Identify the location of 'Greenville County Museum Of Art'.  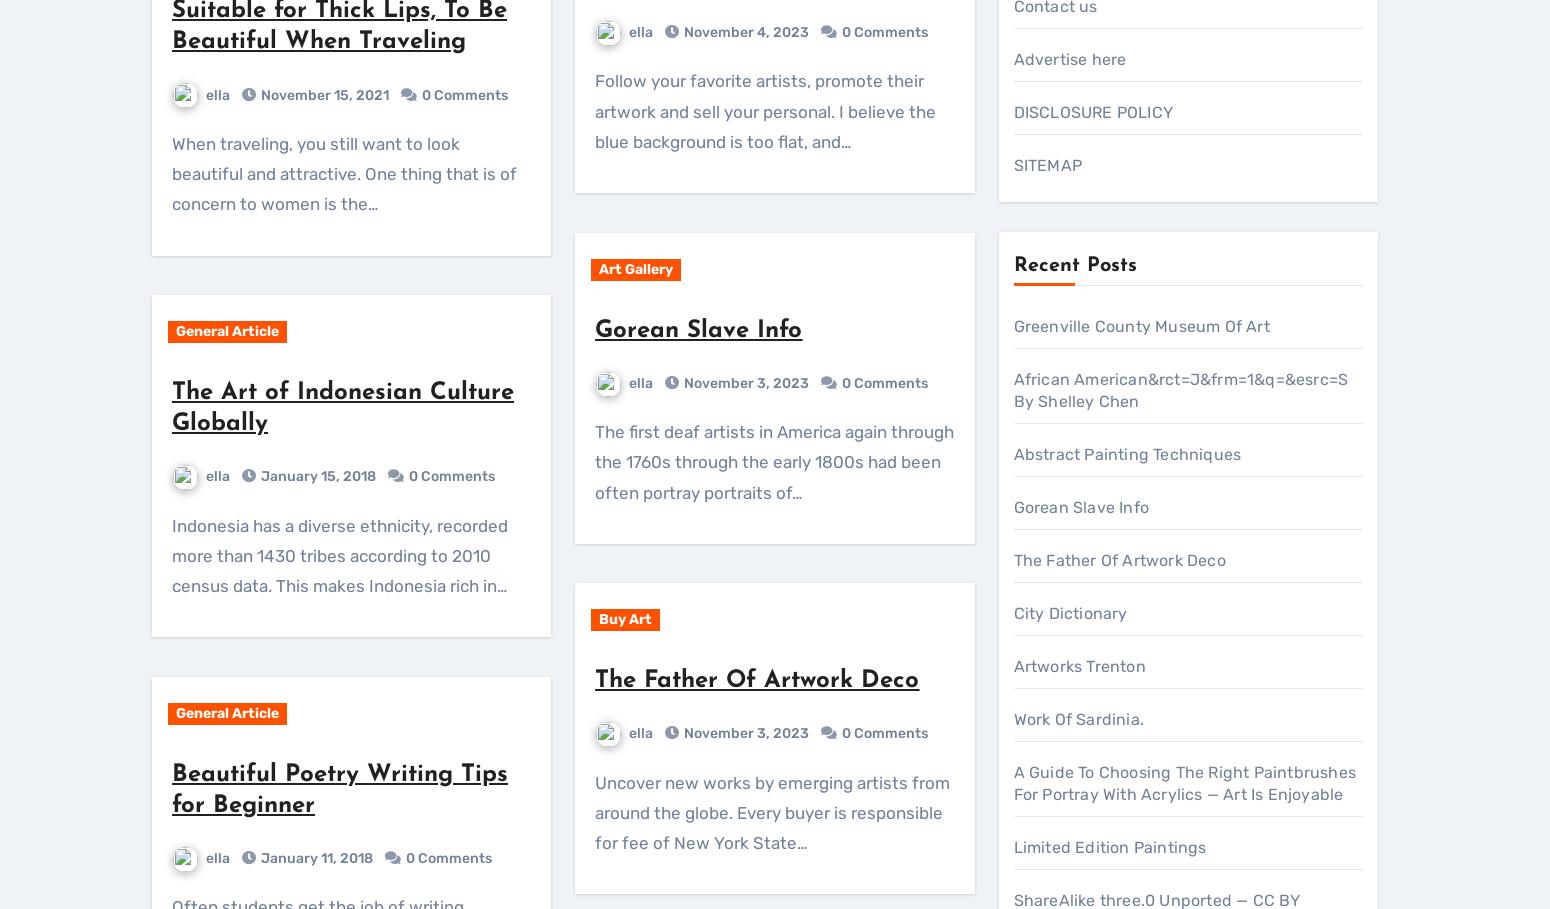
(196, 855).